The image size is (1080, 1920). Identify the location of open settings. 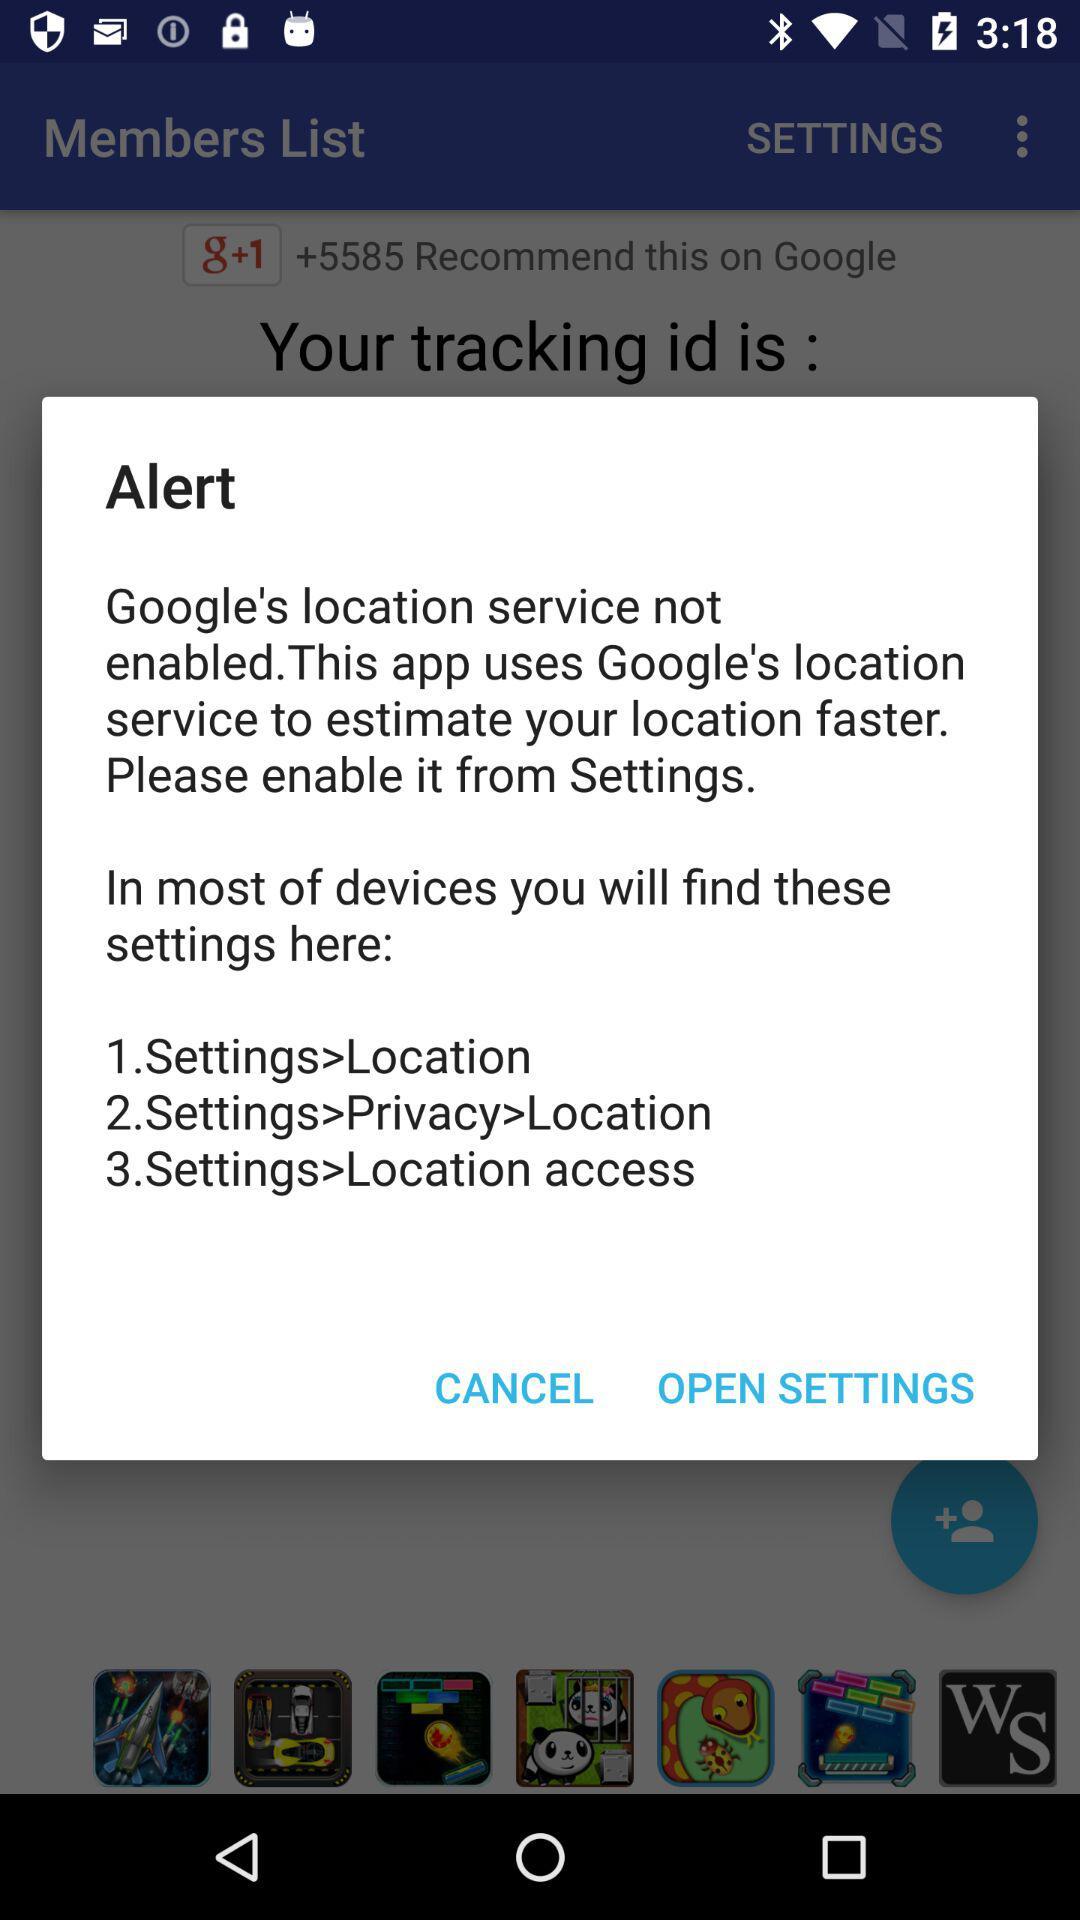
(816, 1385).